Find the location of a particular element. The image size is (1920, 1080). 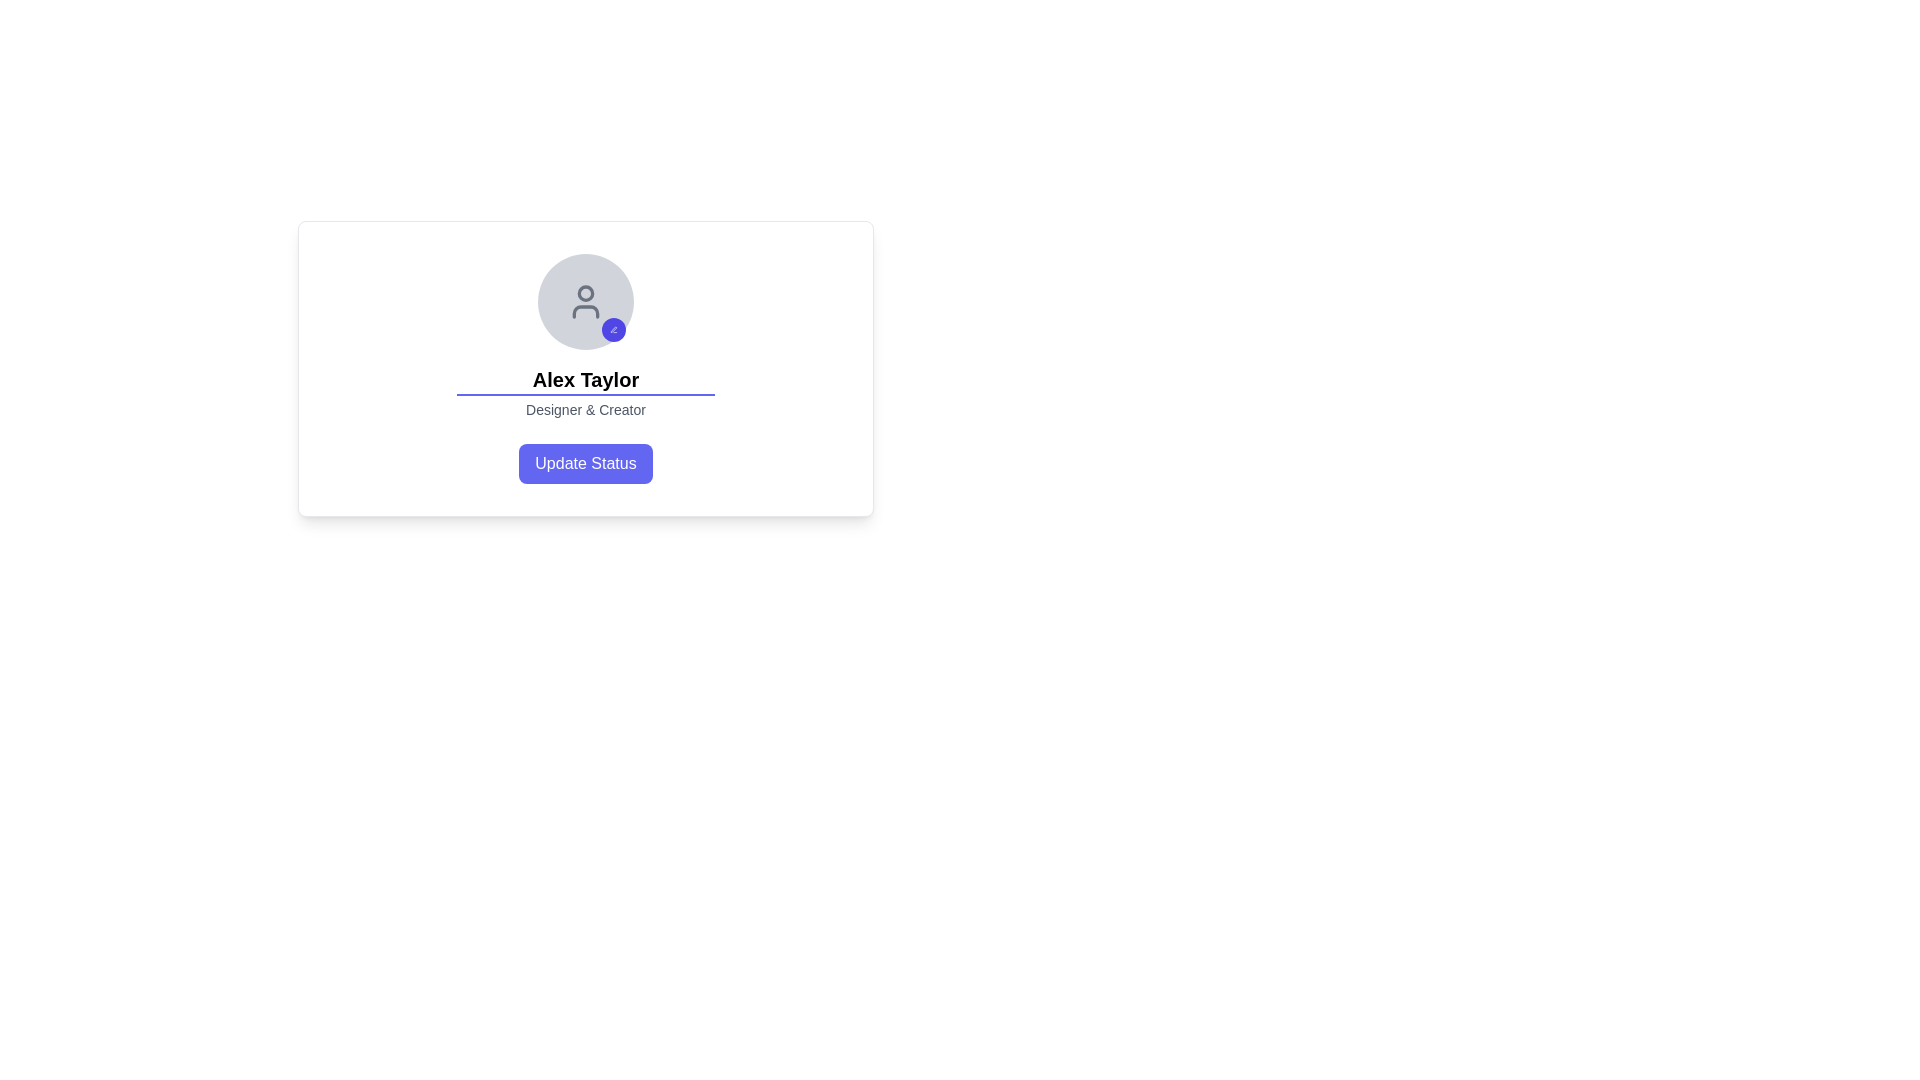

the edit button with a pen icon located at the bottom-right edge of the avatar's border to initiate editing is located at coordinates (613, 329).